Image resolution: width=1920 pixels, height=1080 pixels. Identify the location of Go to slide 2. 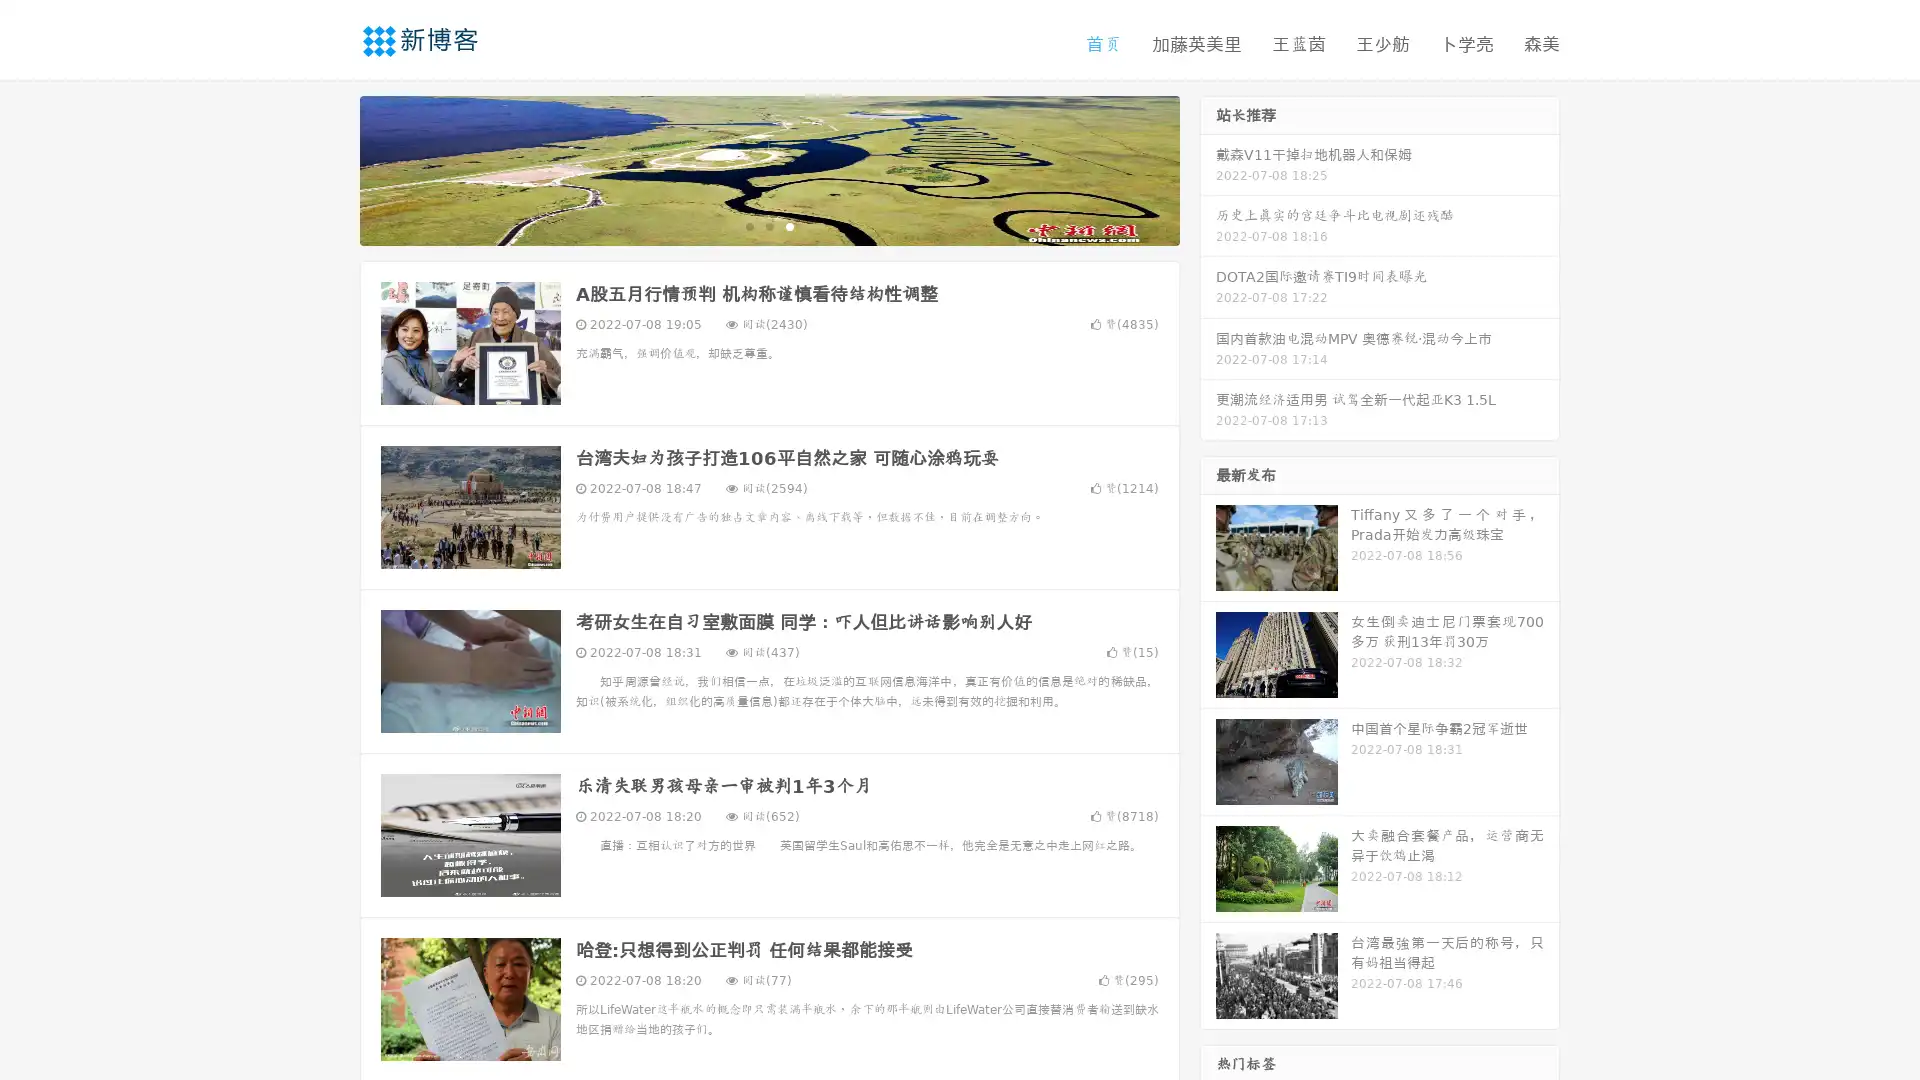
(768, 225).